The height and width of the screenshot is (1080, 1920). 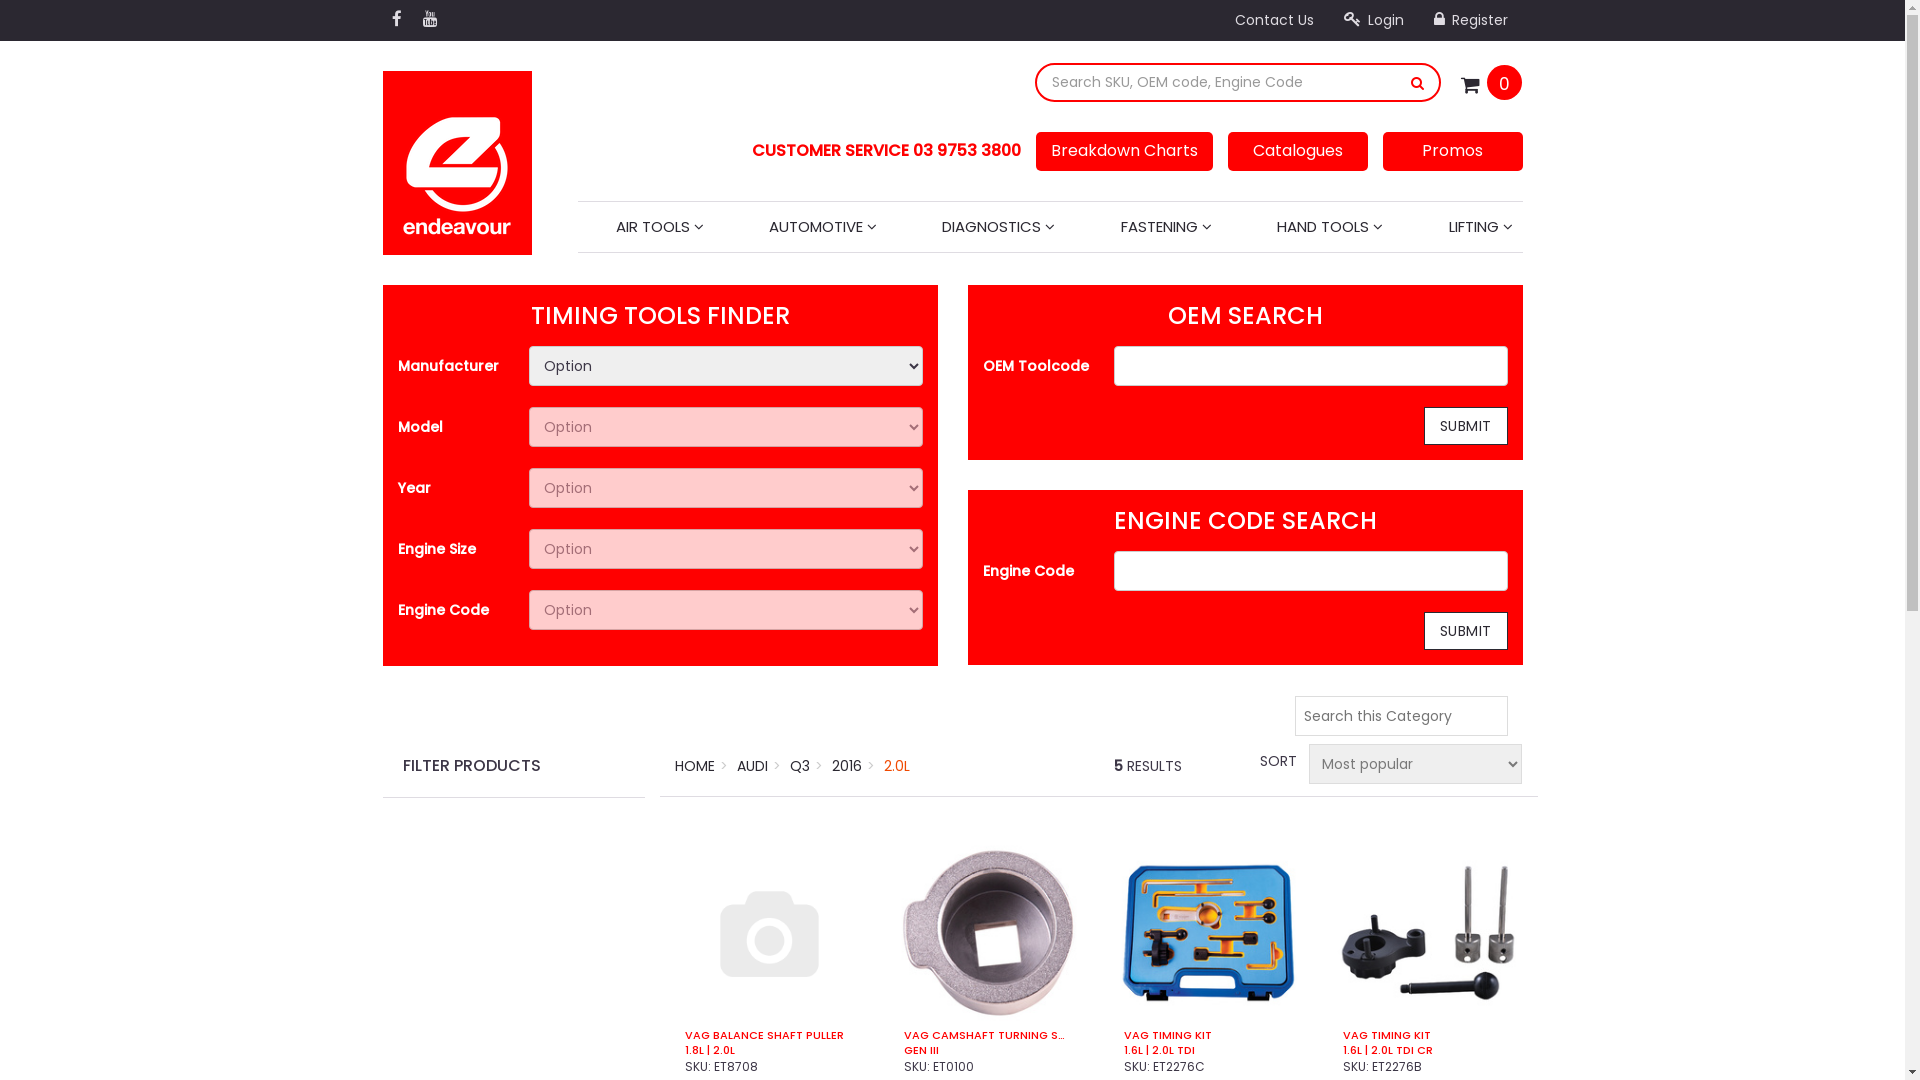 I want to click on '0', so click(x=1504, y=81).